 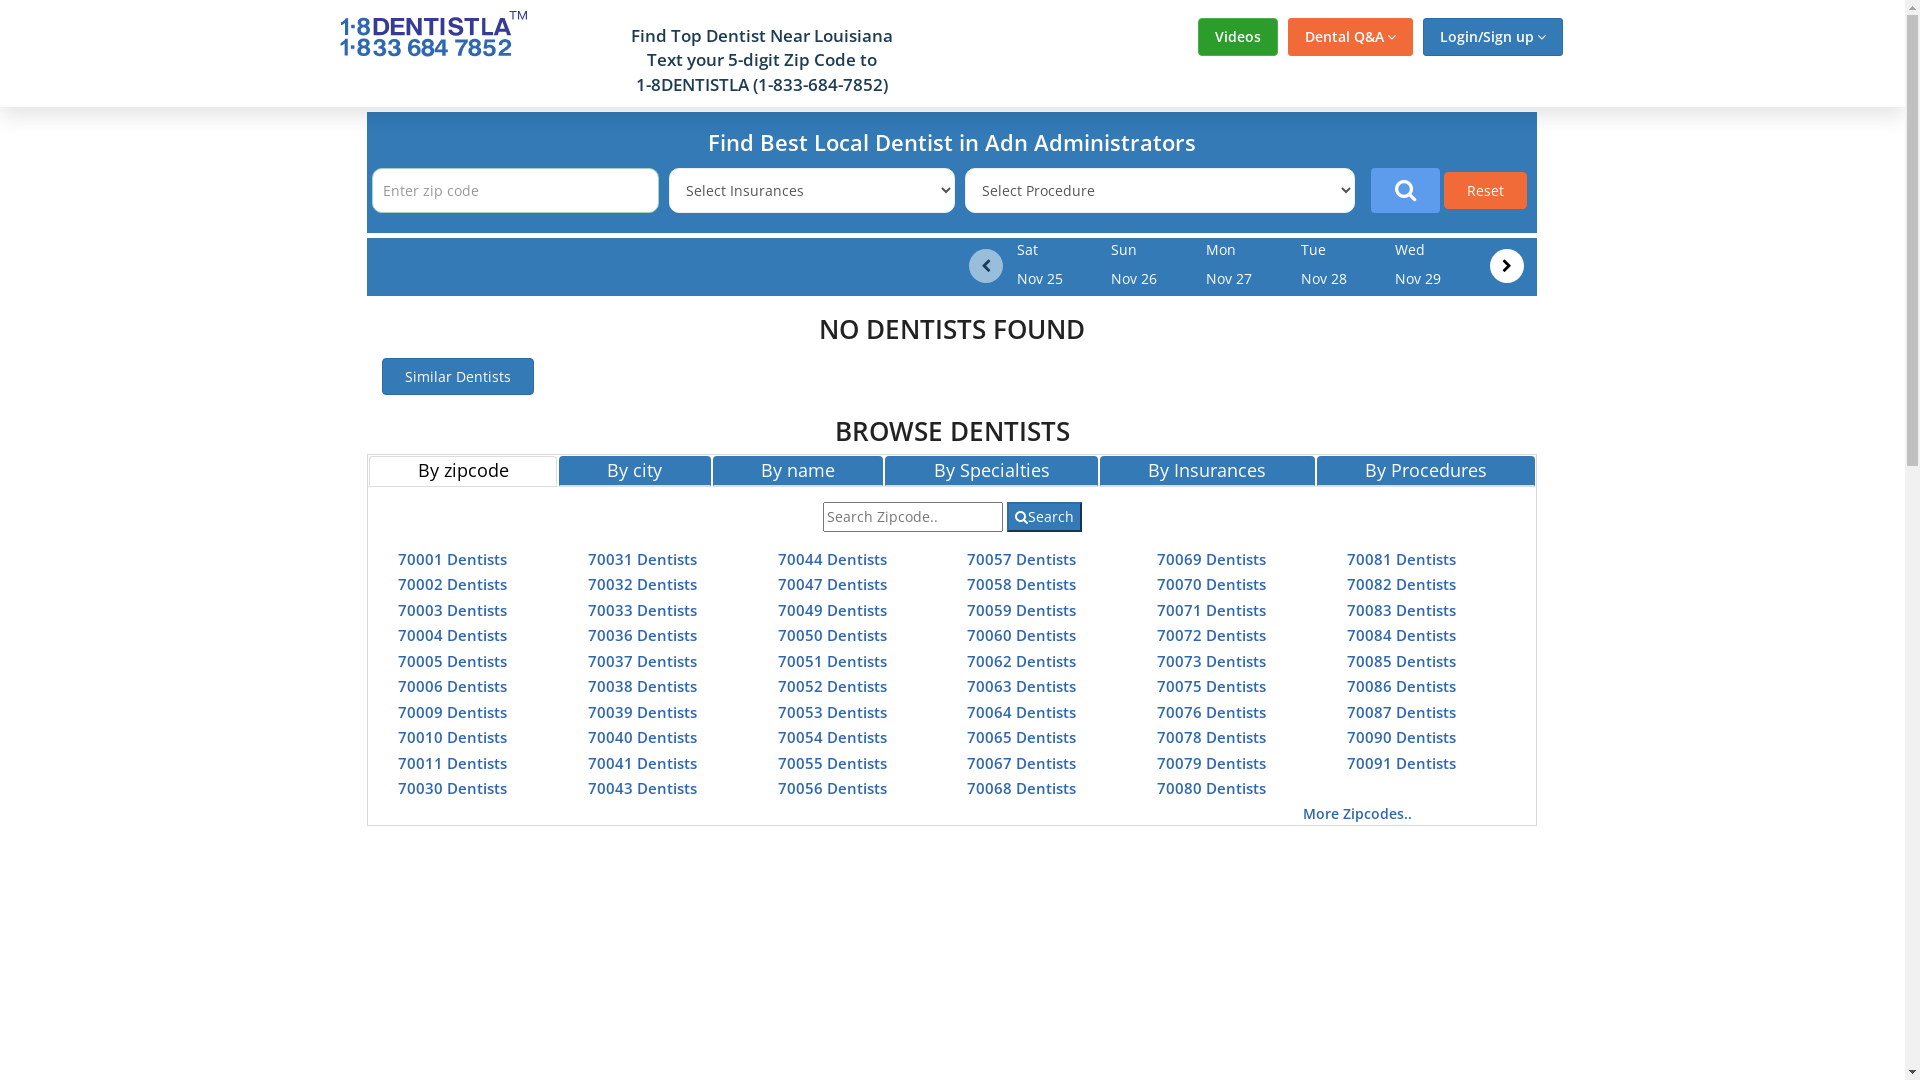 What do you see at coordinates (398, 786) in the screenshot?
I see `'70030 Dentists'` at bounding box center [398, 786].